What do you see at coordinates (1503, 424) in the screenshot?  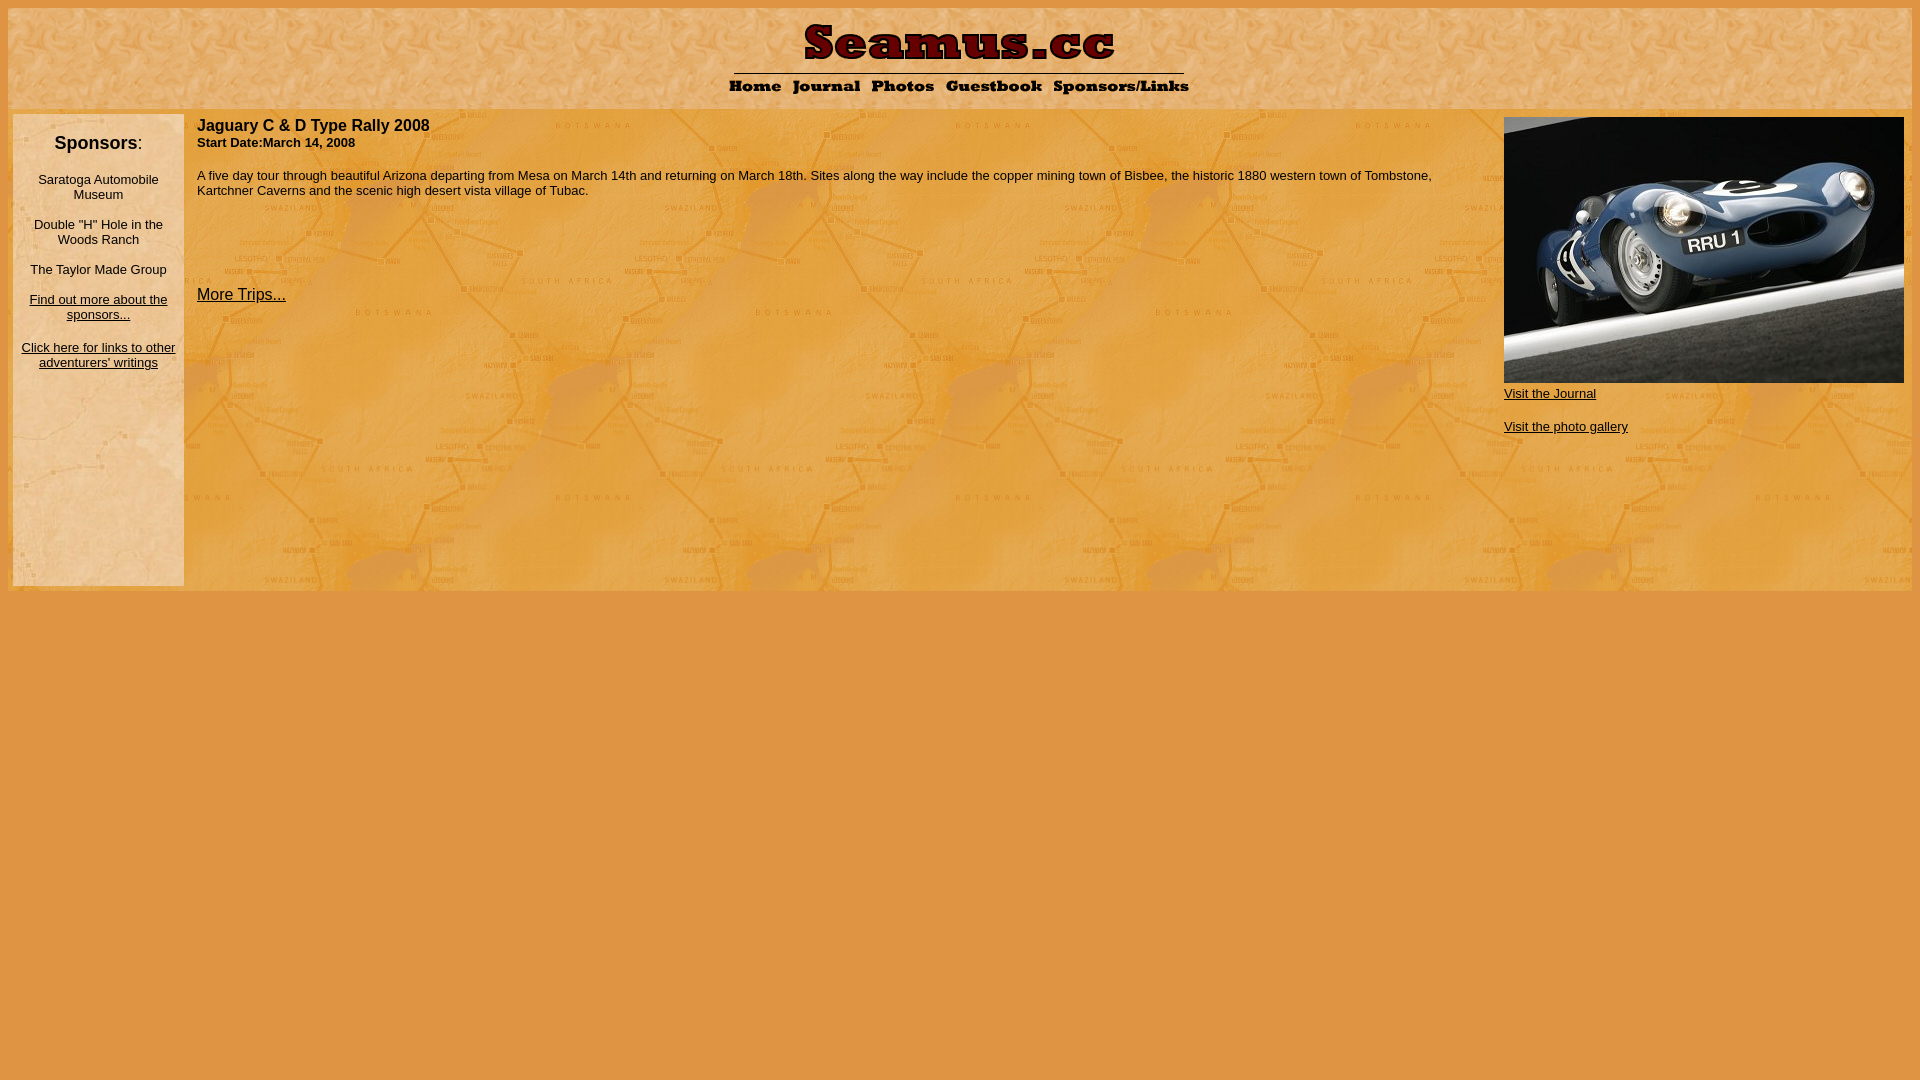 I see `'Visit the photo gallery'` at bounding box center [1503, 424].